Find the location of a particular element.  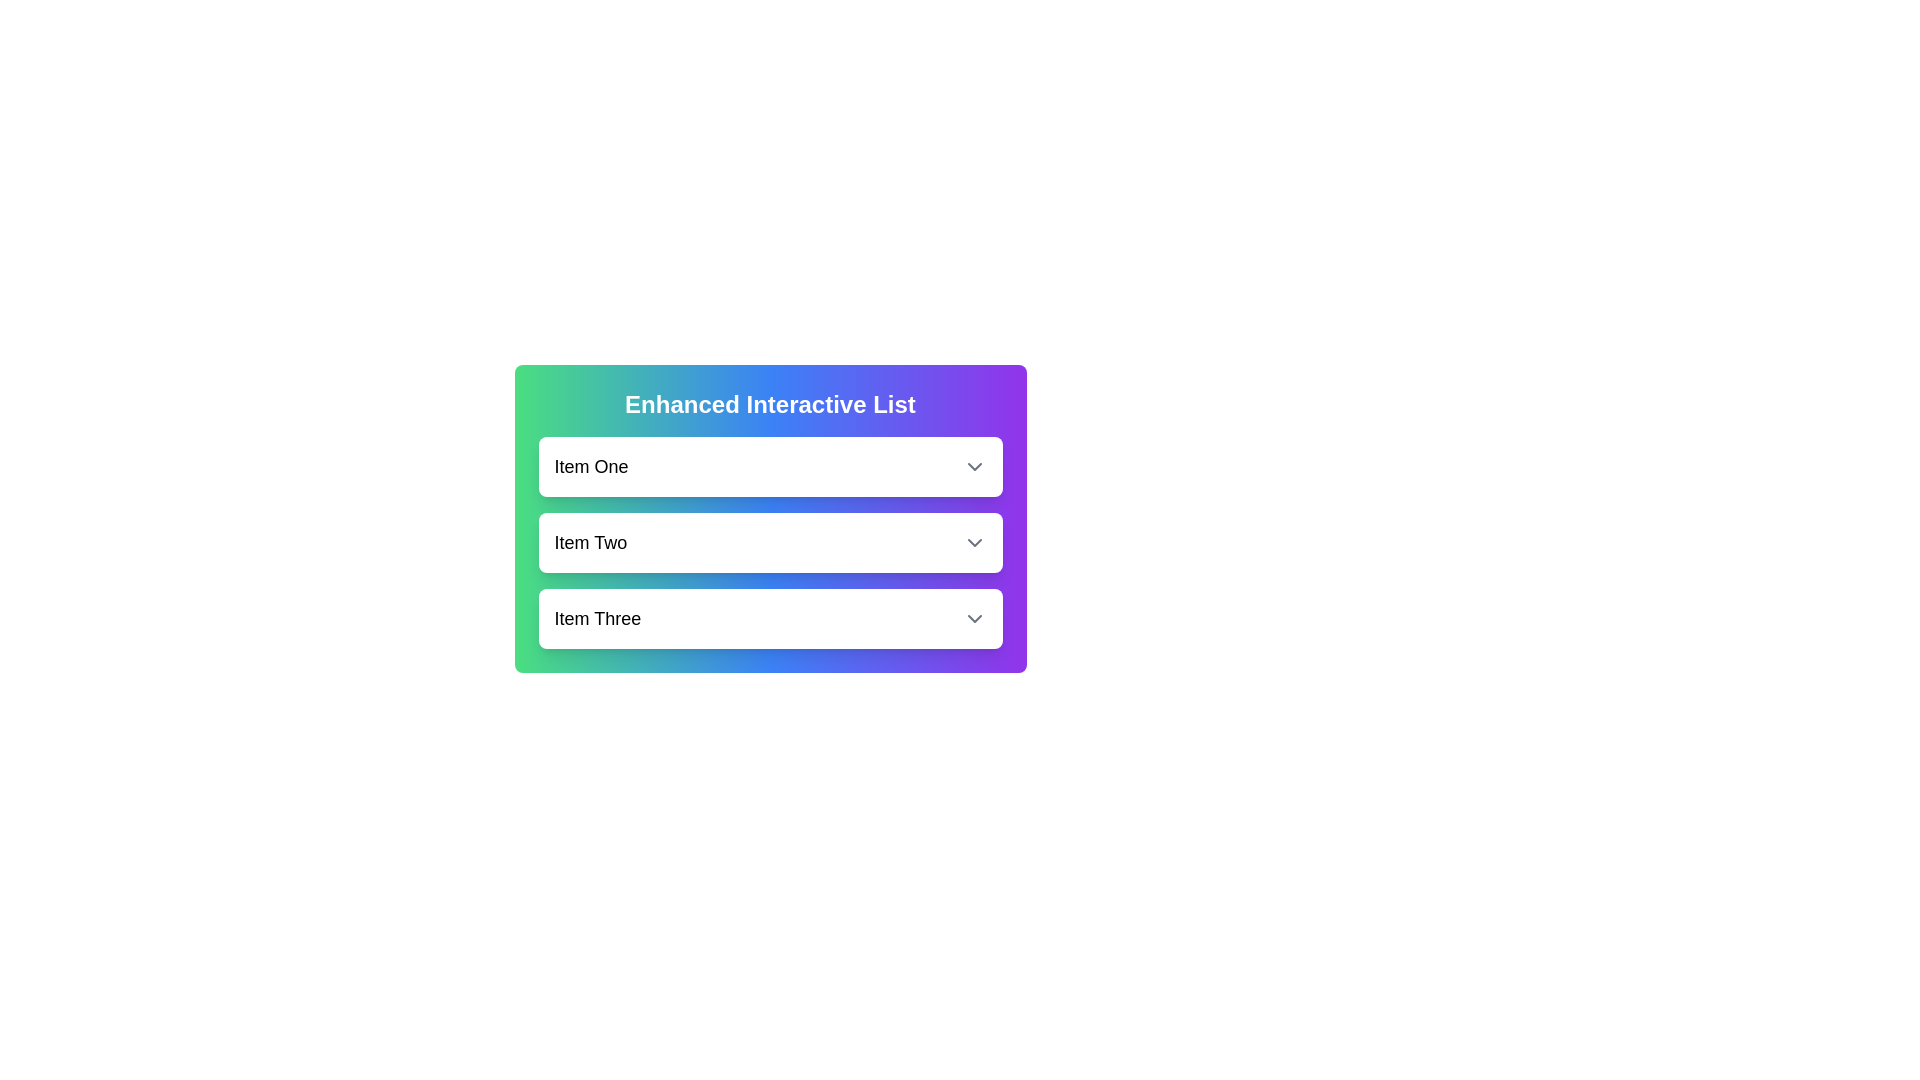

the Chevron icon in the dropdown menu is located at coordinates (974, 543).